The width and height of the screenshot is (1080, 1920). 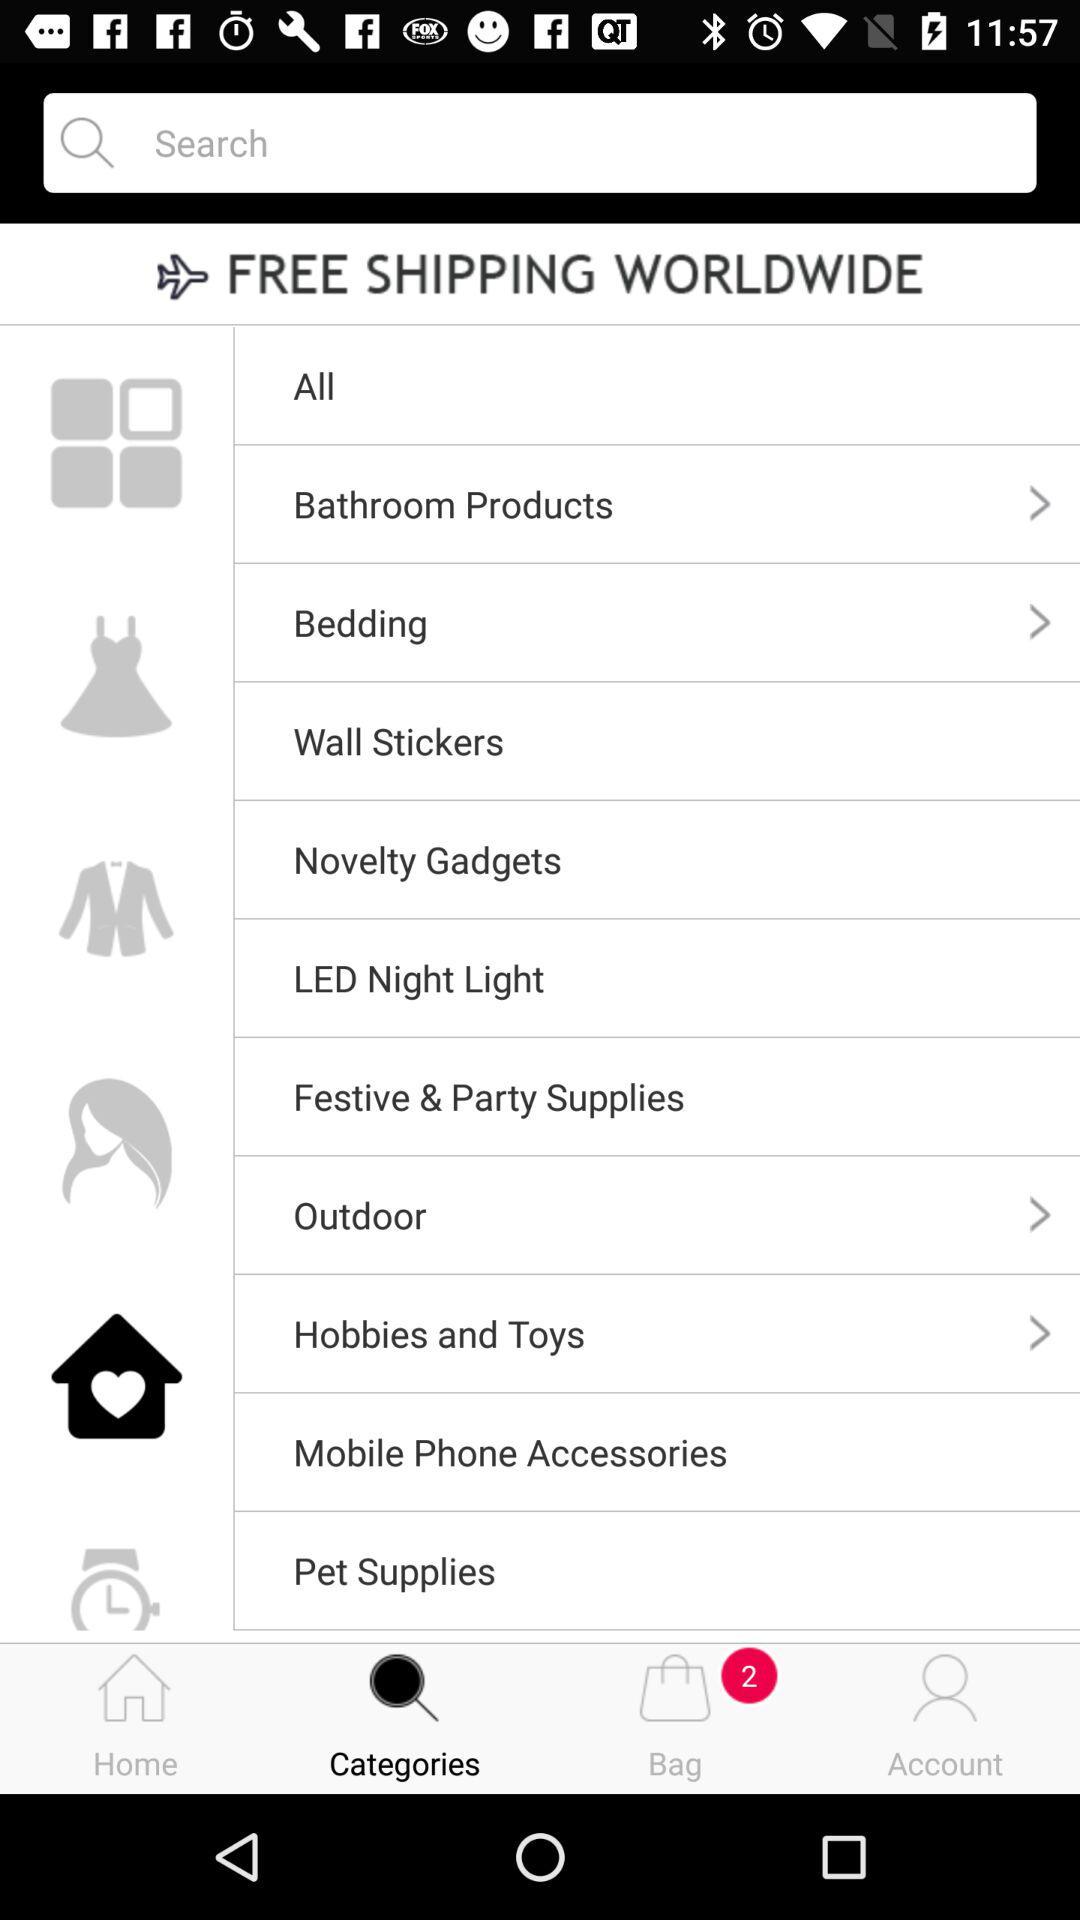 I want to click on search, so click(x=577, y=141).